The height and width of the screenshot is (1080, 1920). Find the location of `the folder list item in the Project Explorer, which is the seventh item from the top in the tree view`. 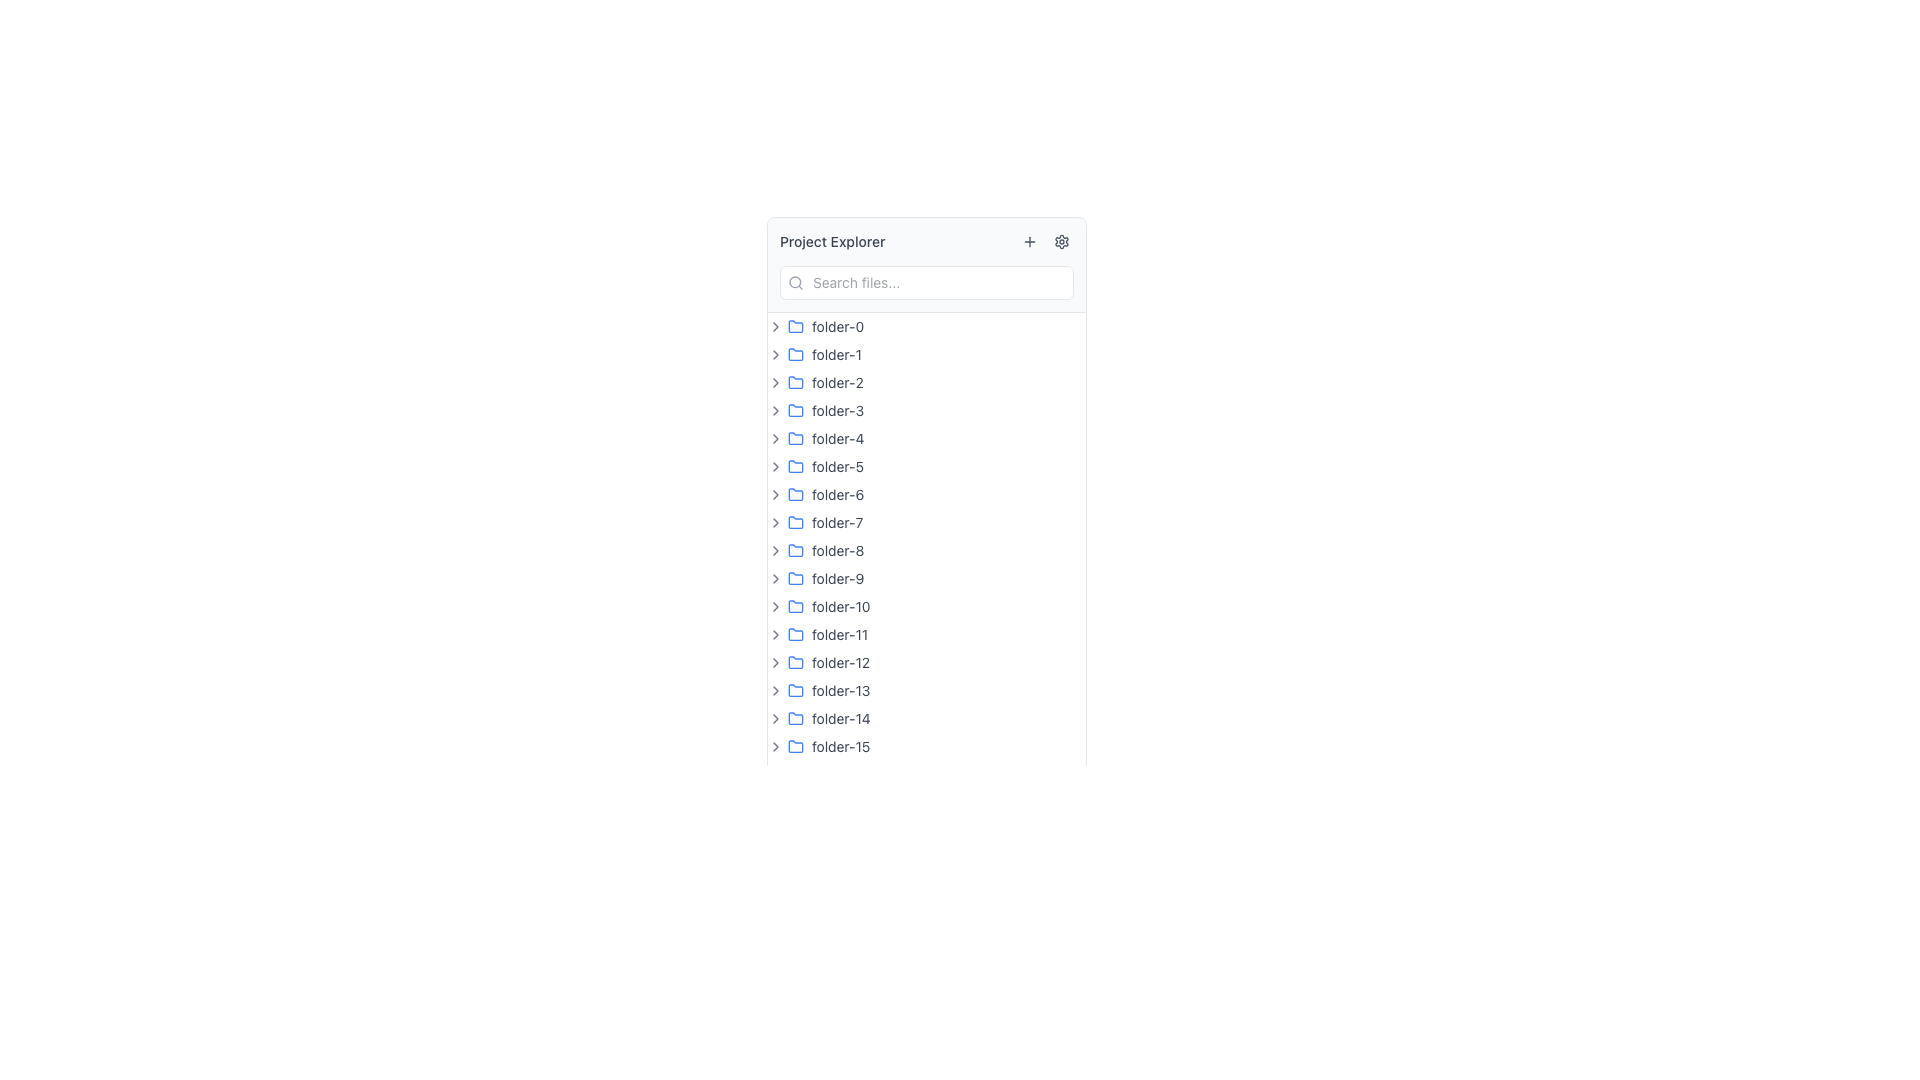

the folder list item in the Project Explorer, which is the seventh item from the top in the tree view is located at coordinates (925, 494).